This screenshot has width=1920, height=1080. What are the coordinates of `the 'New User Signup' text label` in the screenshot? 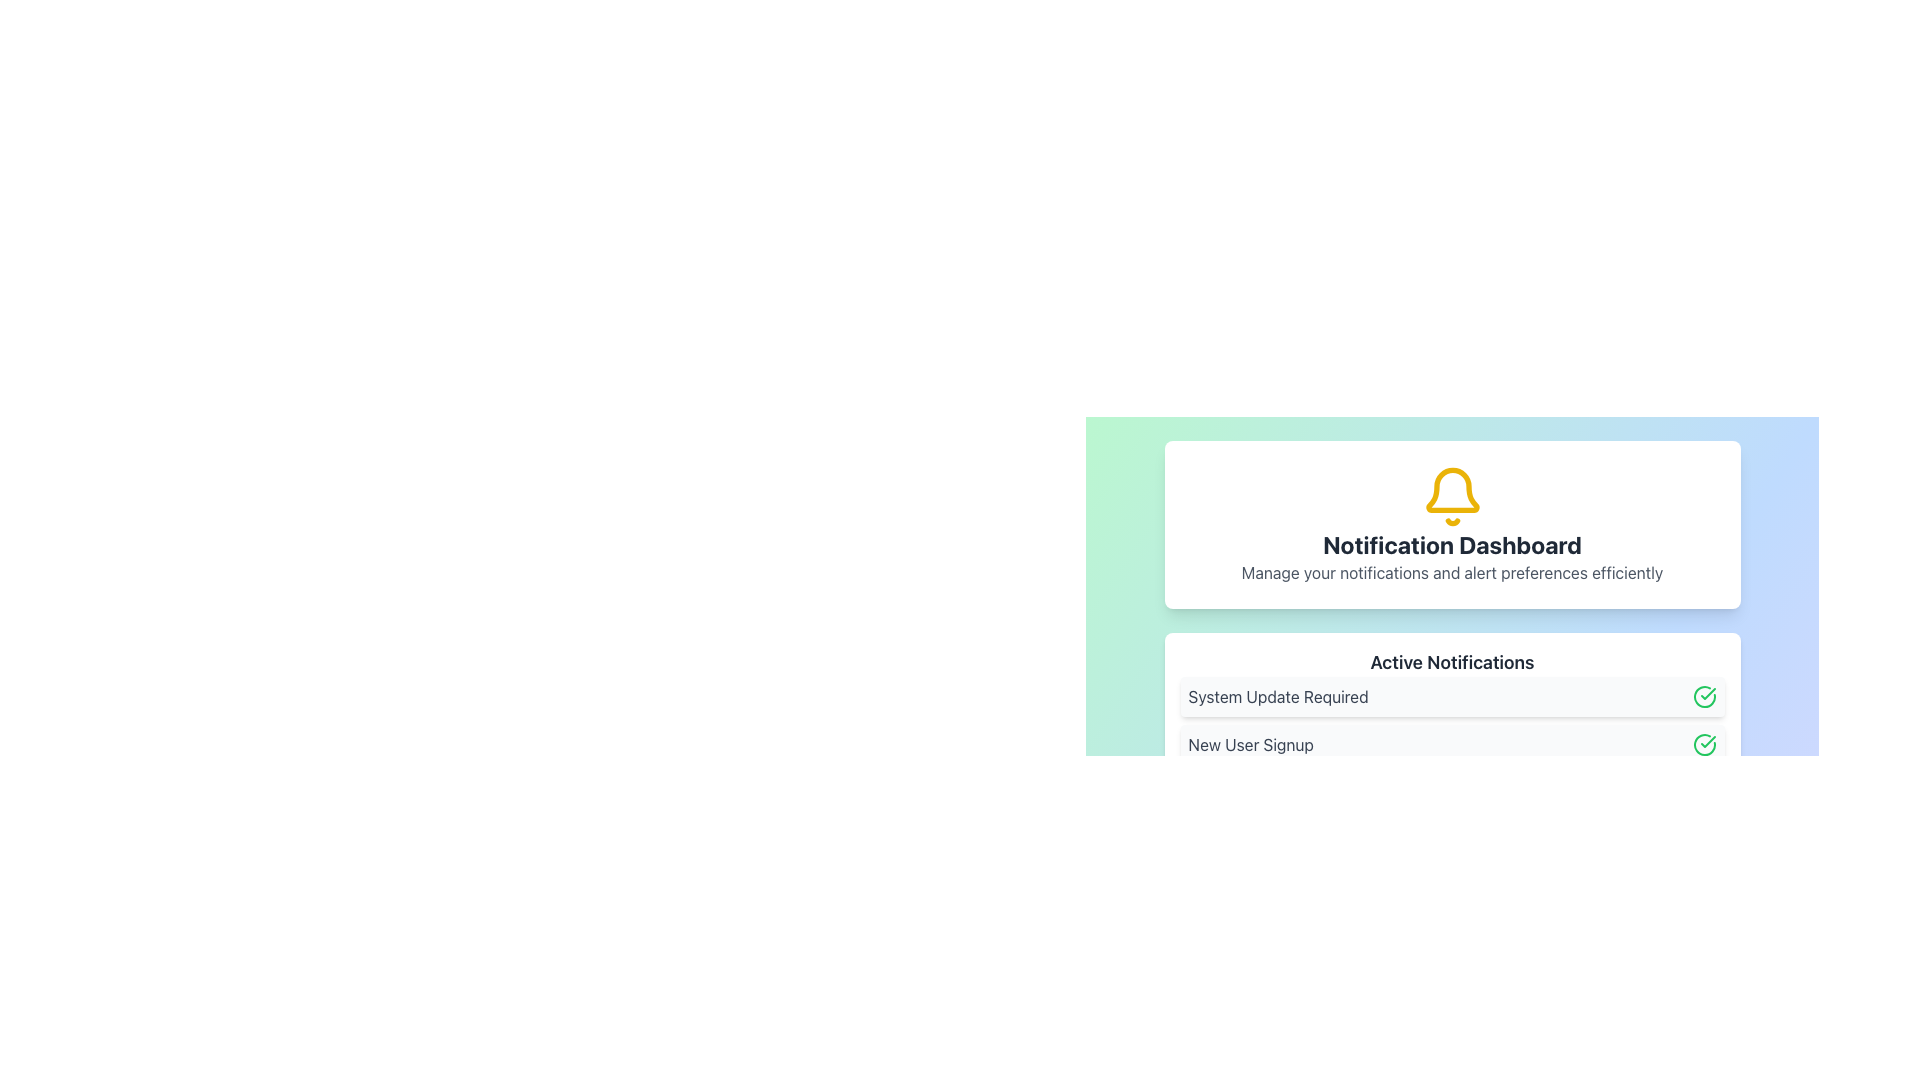 It's located at (1250, 744).